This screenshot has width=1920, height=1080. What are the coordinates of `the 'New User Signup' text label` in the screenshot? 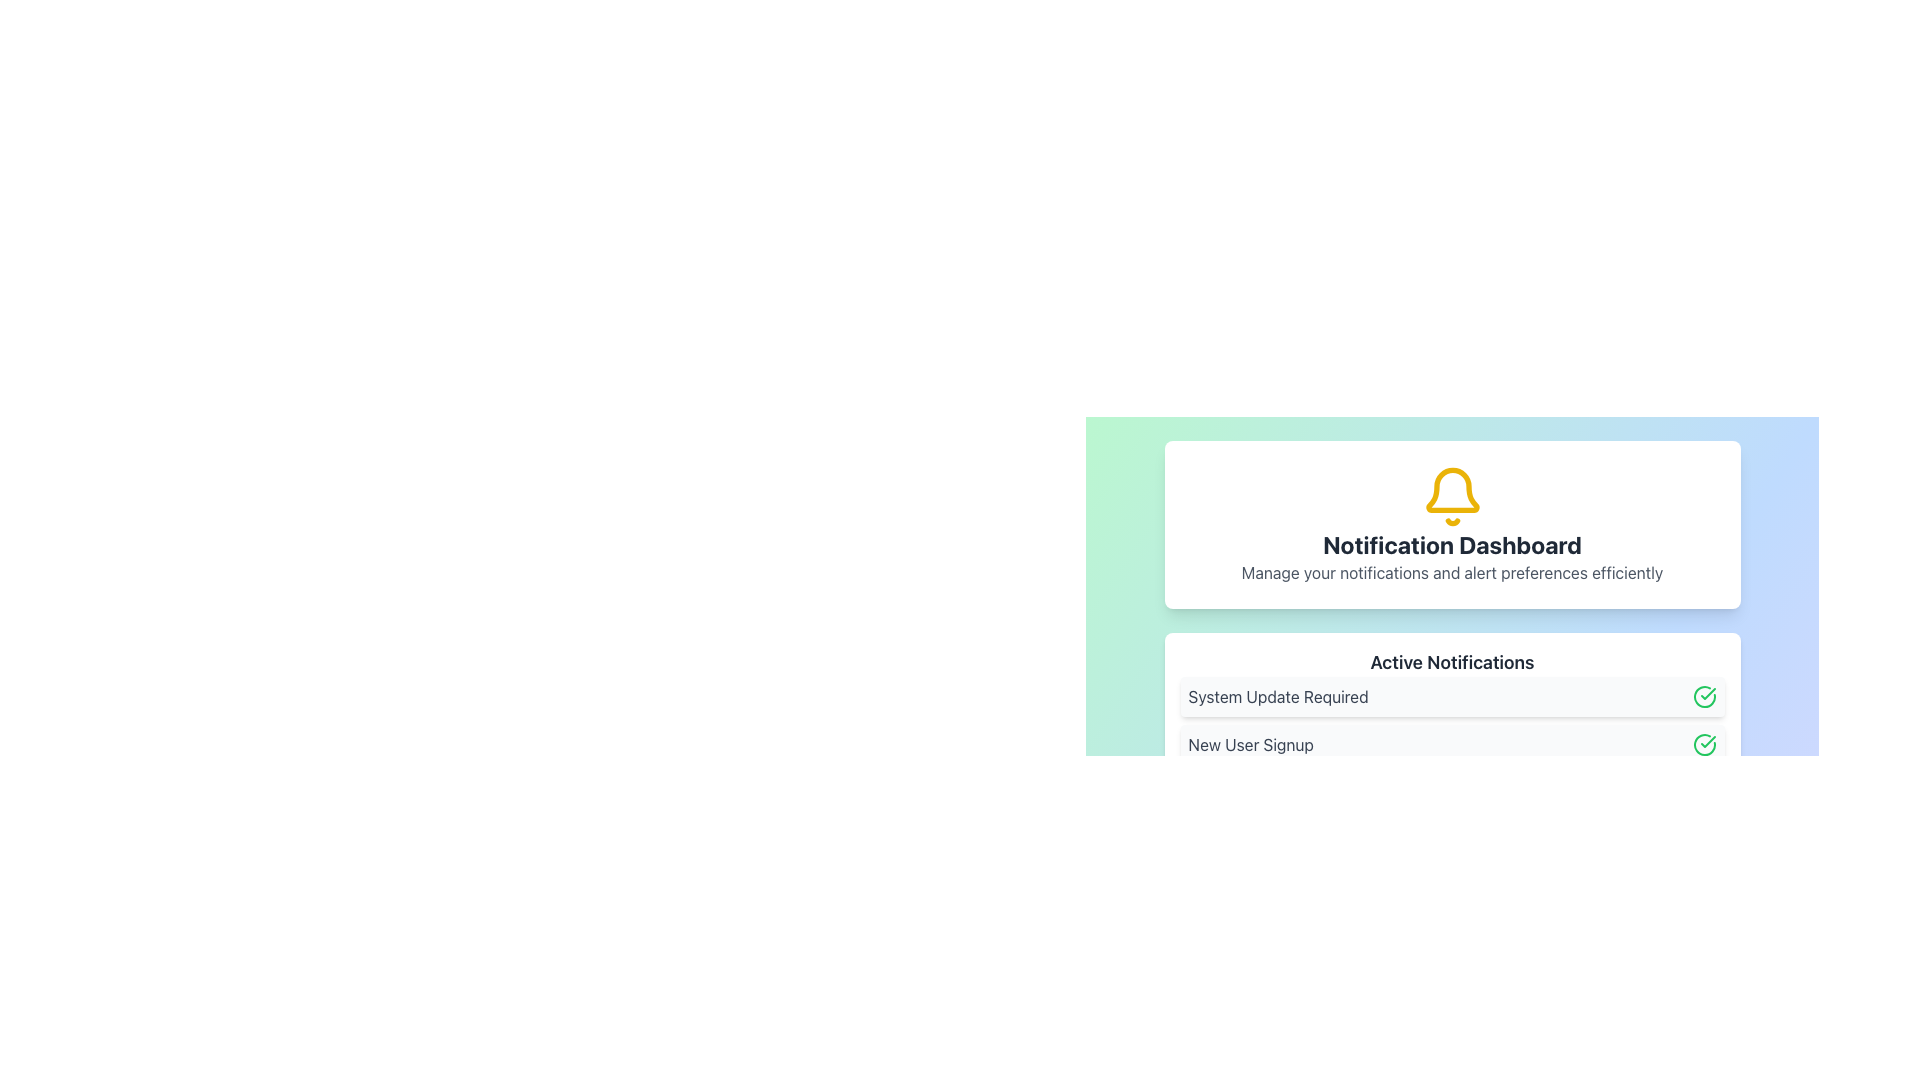 It's located at (1250, 744).